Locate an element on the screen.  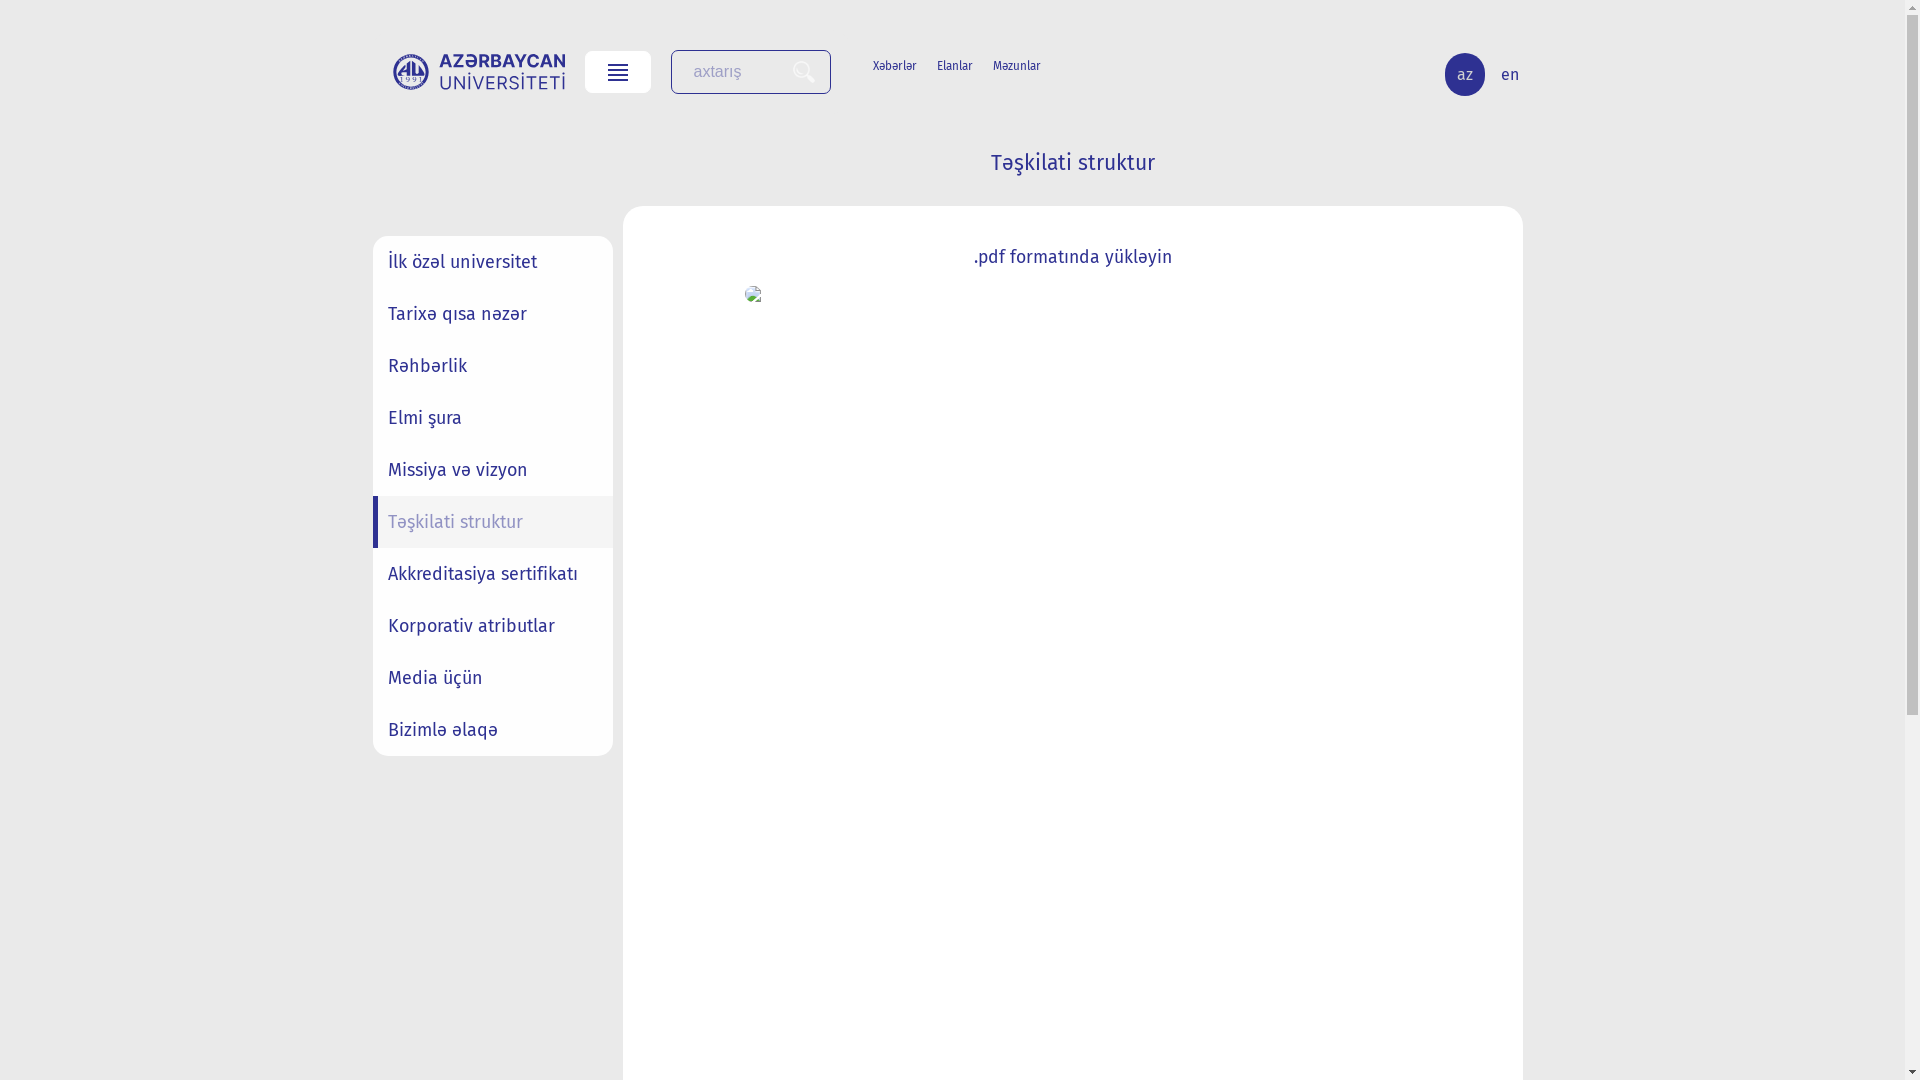
'en' is located at coordinates (1488, 73).